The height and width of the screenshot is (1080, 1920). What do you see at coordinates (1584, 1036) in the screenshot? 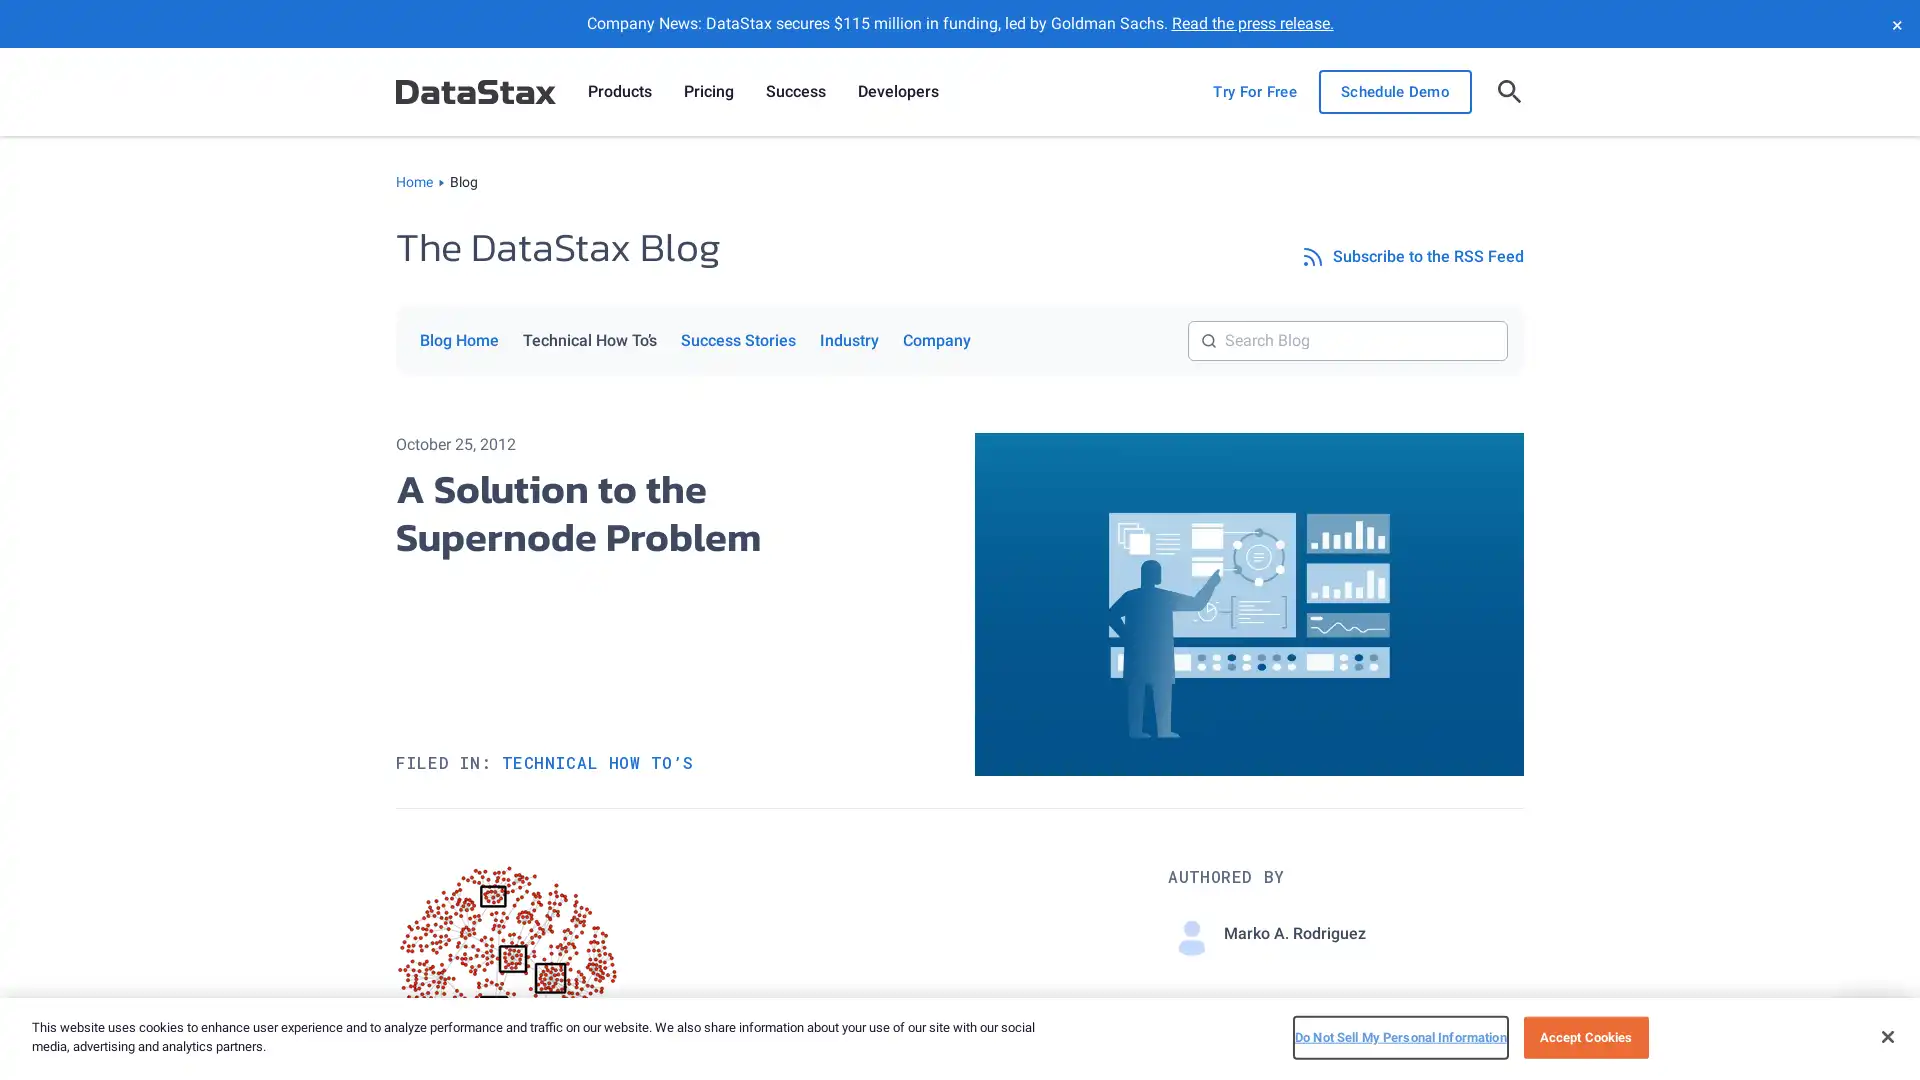
I see `Accept Cookies` at bounding box center [1584, 1036].